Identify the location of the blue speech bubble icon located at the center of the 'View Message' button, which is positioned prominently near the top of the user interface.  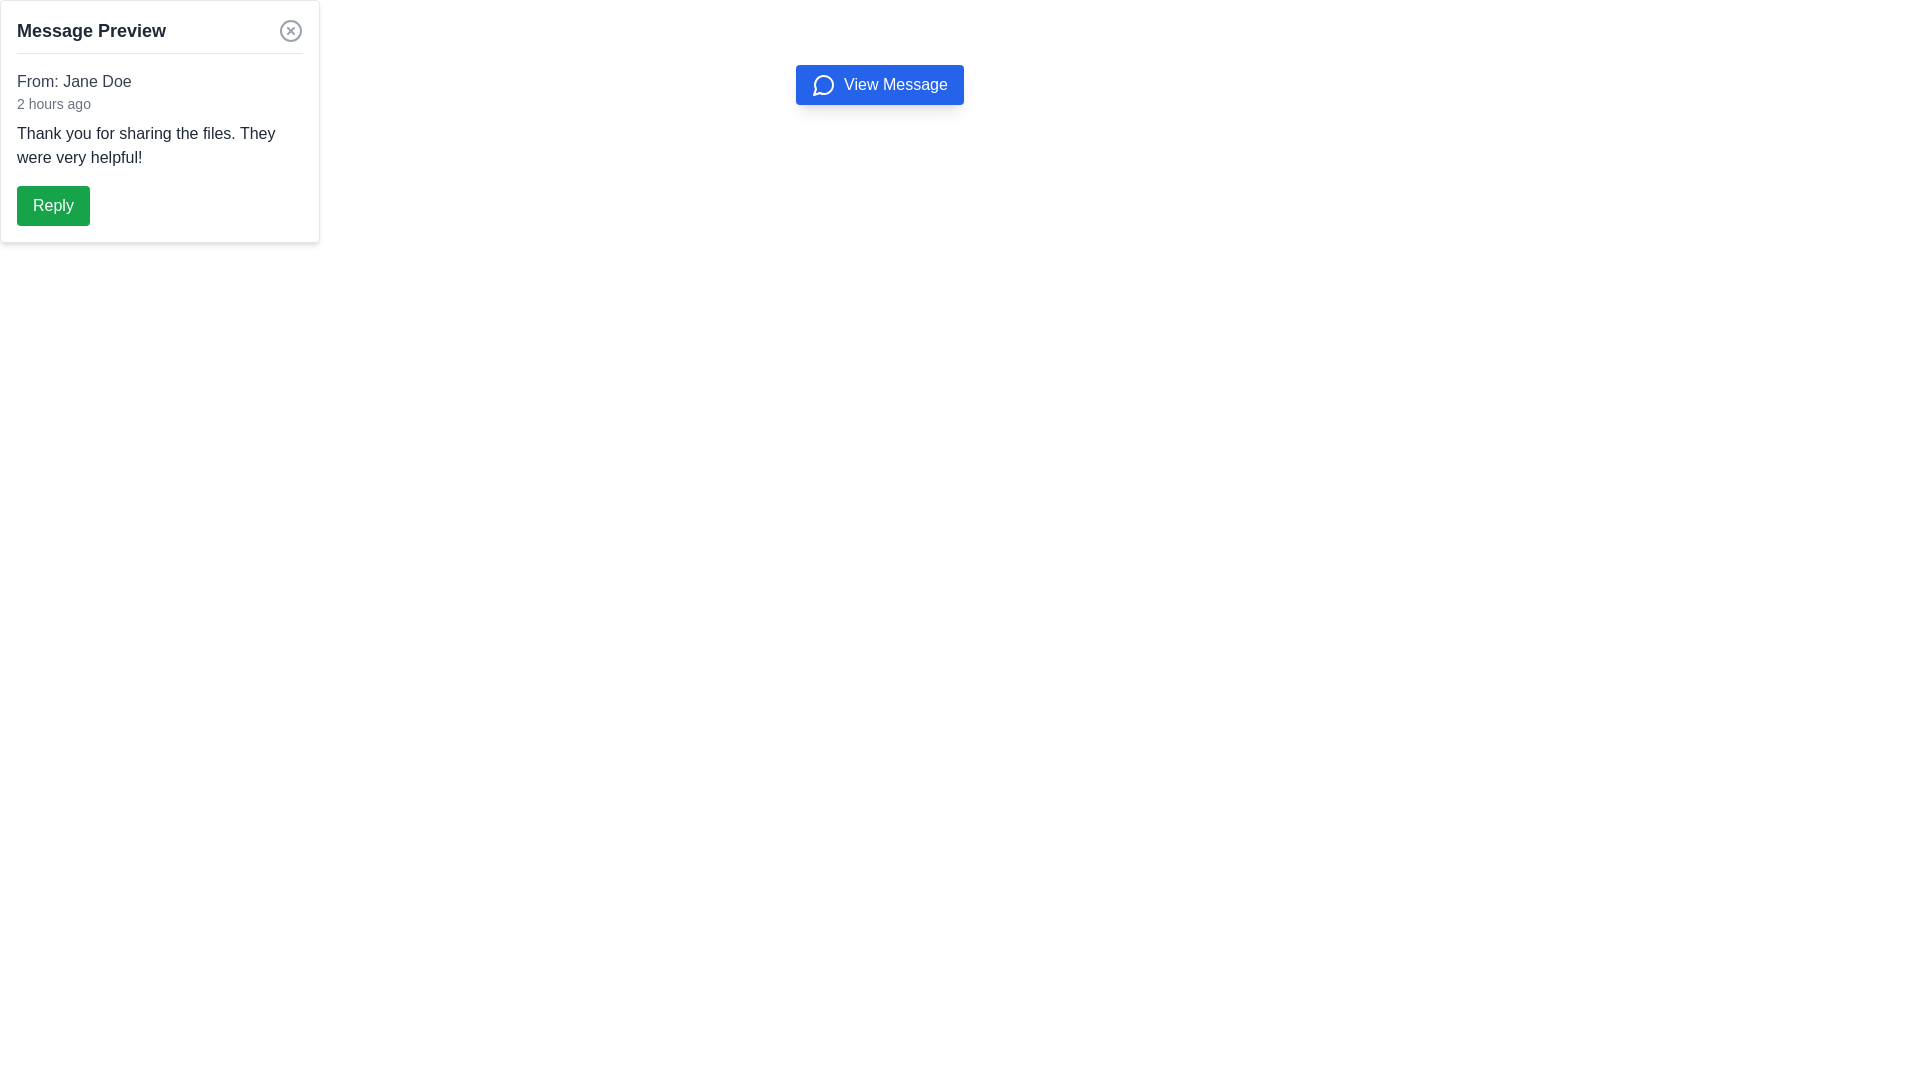
(823, 84).